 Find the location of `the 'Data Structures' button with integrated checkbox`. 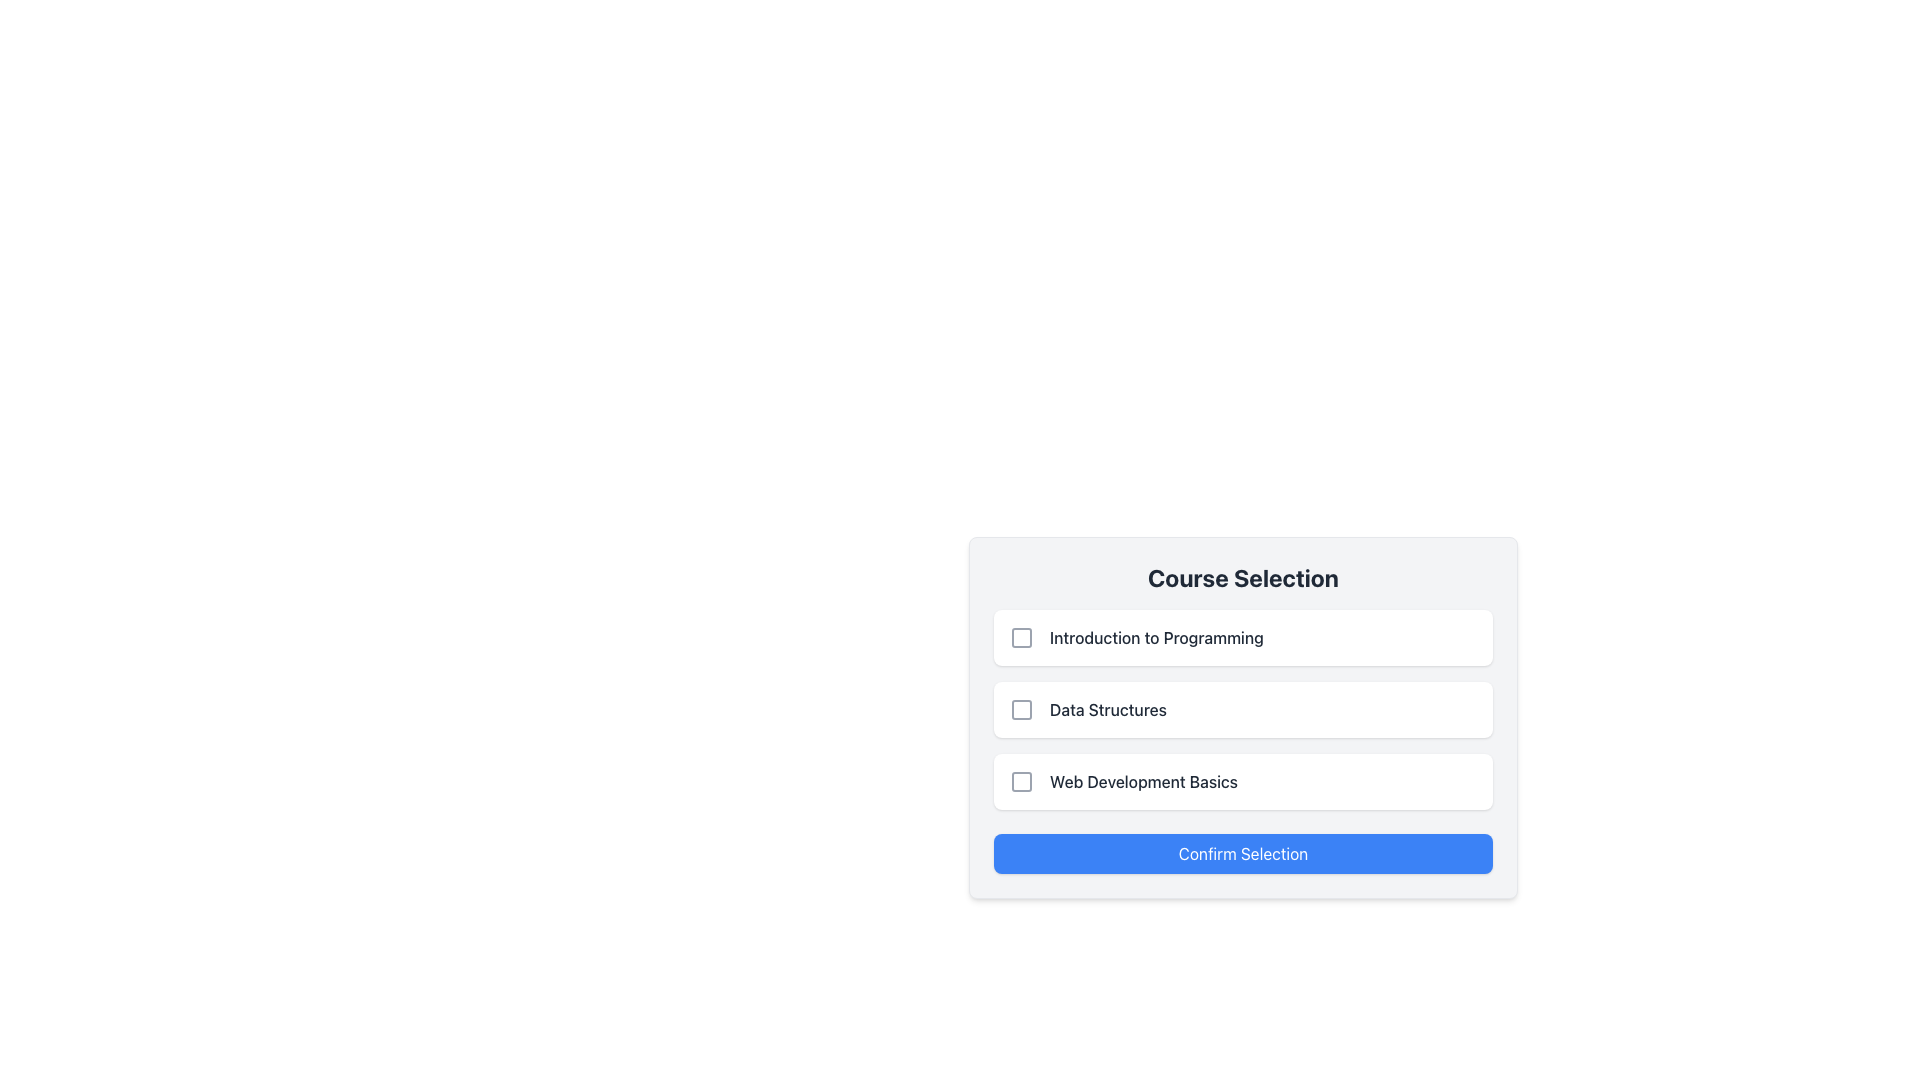

the 'Data Structures' button with integrated checkbox is located at coordinates (1242, 708).